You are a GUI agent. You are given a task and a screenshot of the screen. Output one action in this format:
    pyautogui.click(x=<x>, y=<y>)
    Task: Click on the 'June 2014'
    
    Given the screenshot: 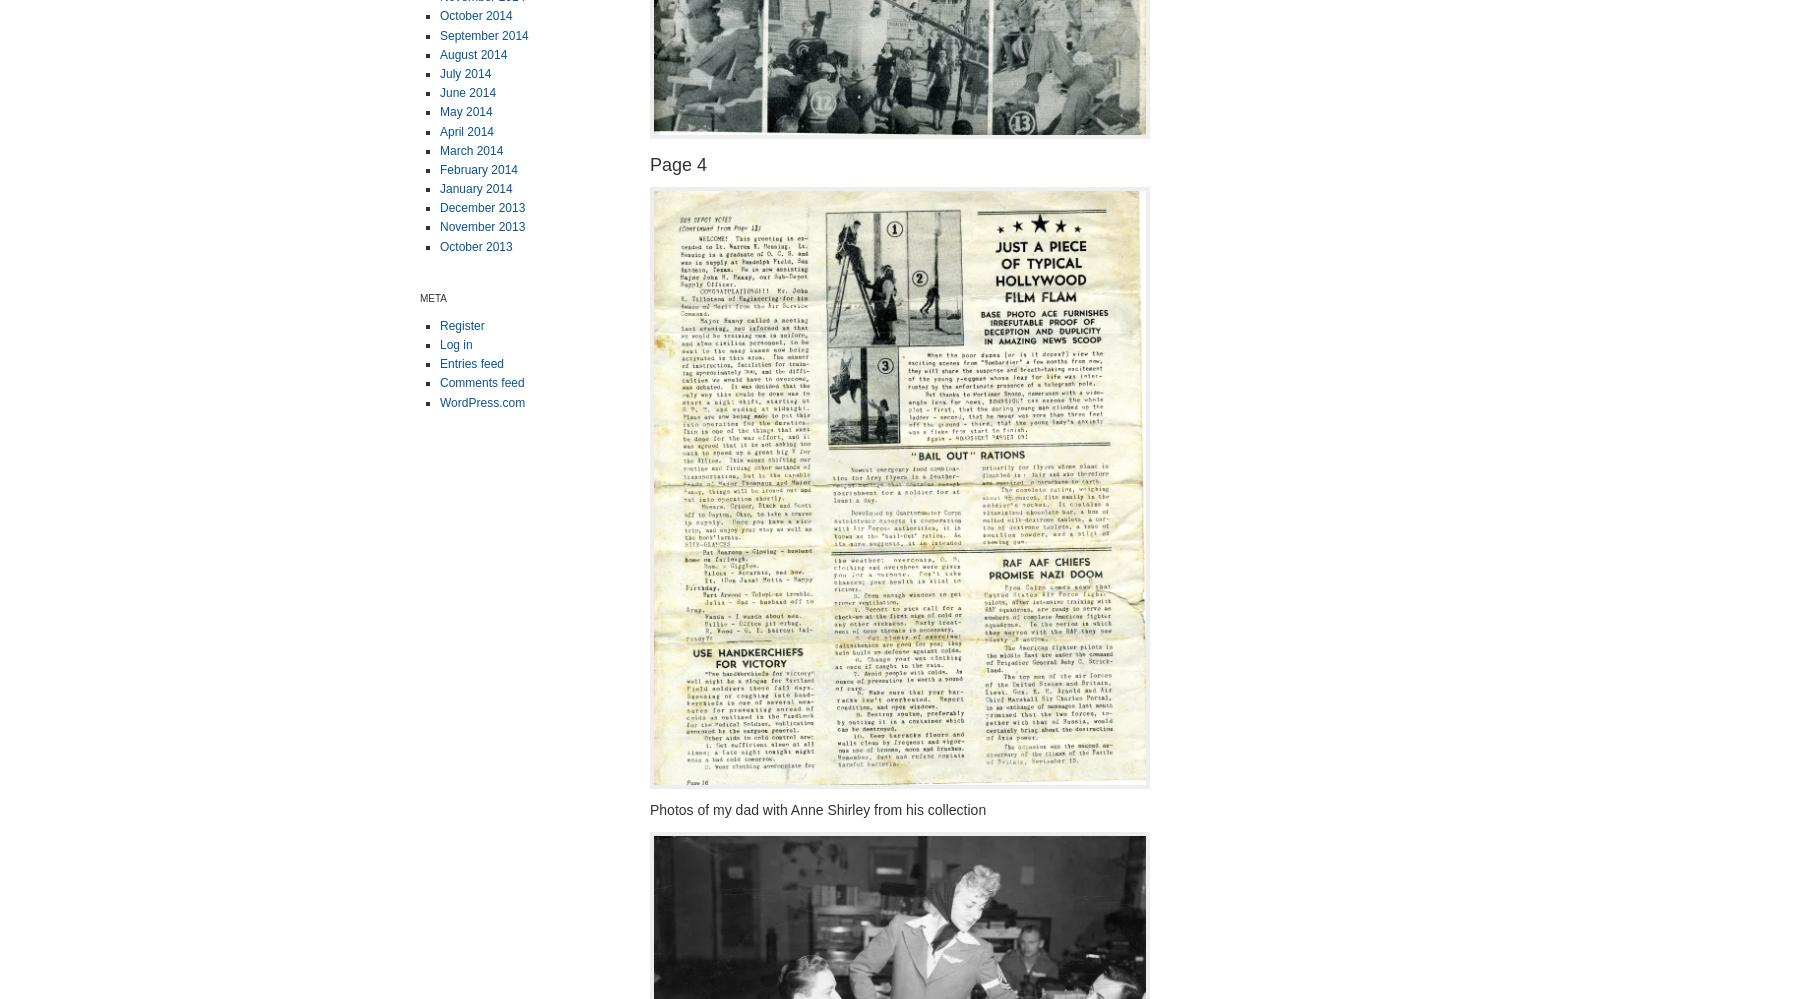 What is the action you would take?
    pyautogui.click(x=467, y=92)
    